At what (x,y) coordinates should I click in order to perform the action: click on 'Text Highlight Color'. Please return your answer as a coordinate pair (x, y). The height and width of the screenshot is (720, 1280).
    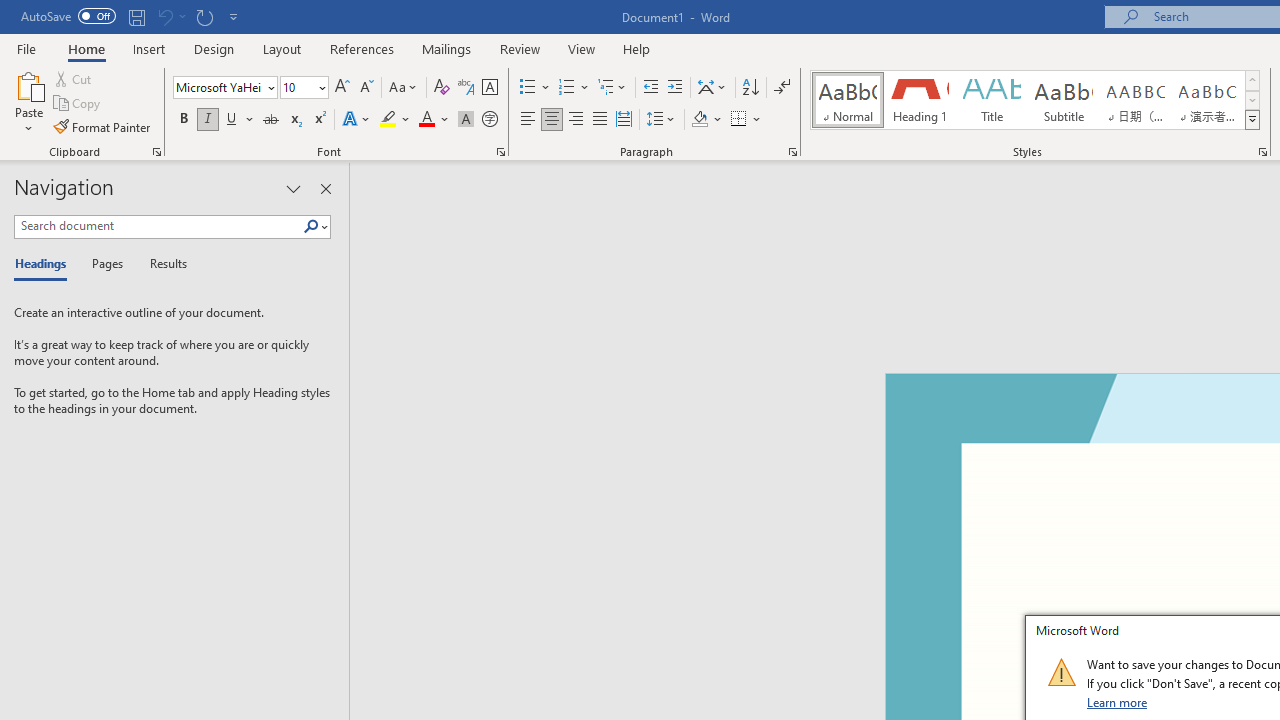
    Looking at the image, I should click on (395, 119).